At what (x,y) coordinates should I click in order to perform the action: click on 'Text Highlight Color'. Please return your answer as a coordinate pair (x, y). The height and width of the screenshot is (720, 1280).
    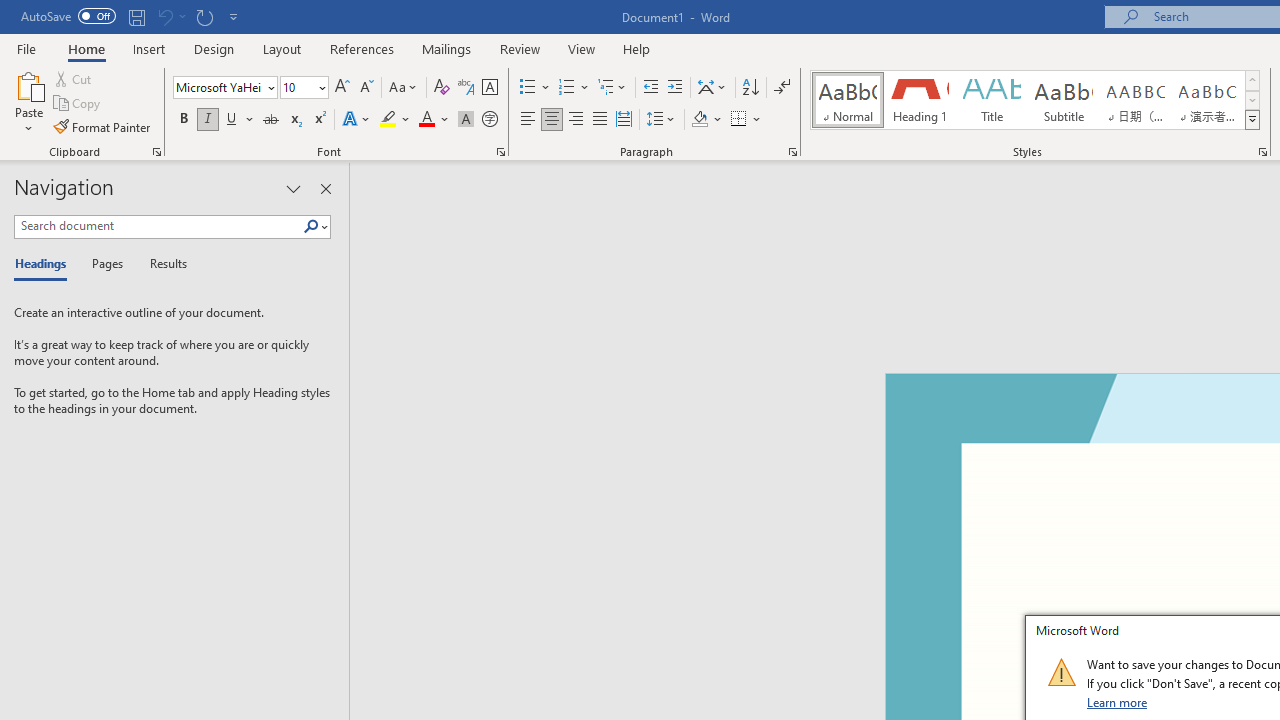
    Looking at the image, I should click on (395, 119).